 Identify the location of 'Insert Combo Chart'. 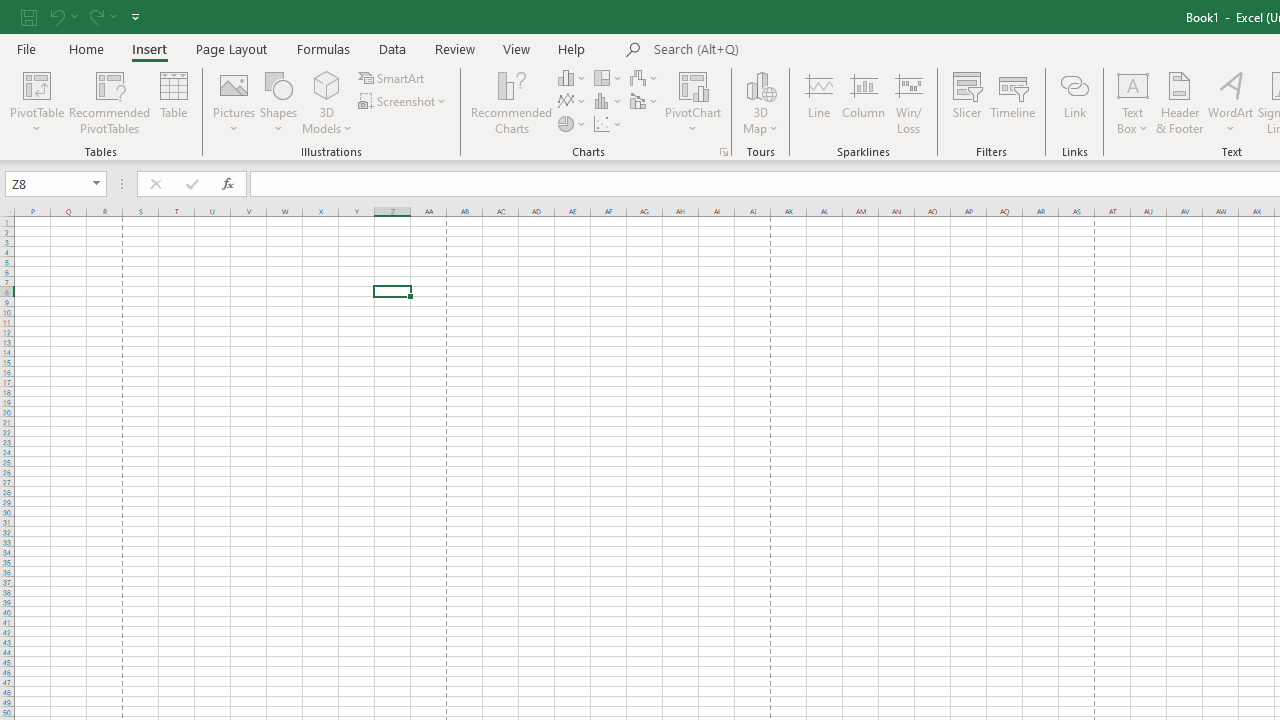
(645, 101).